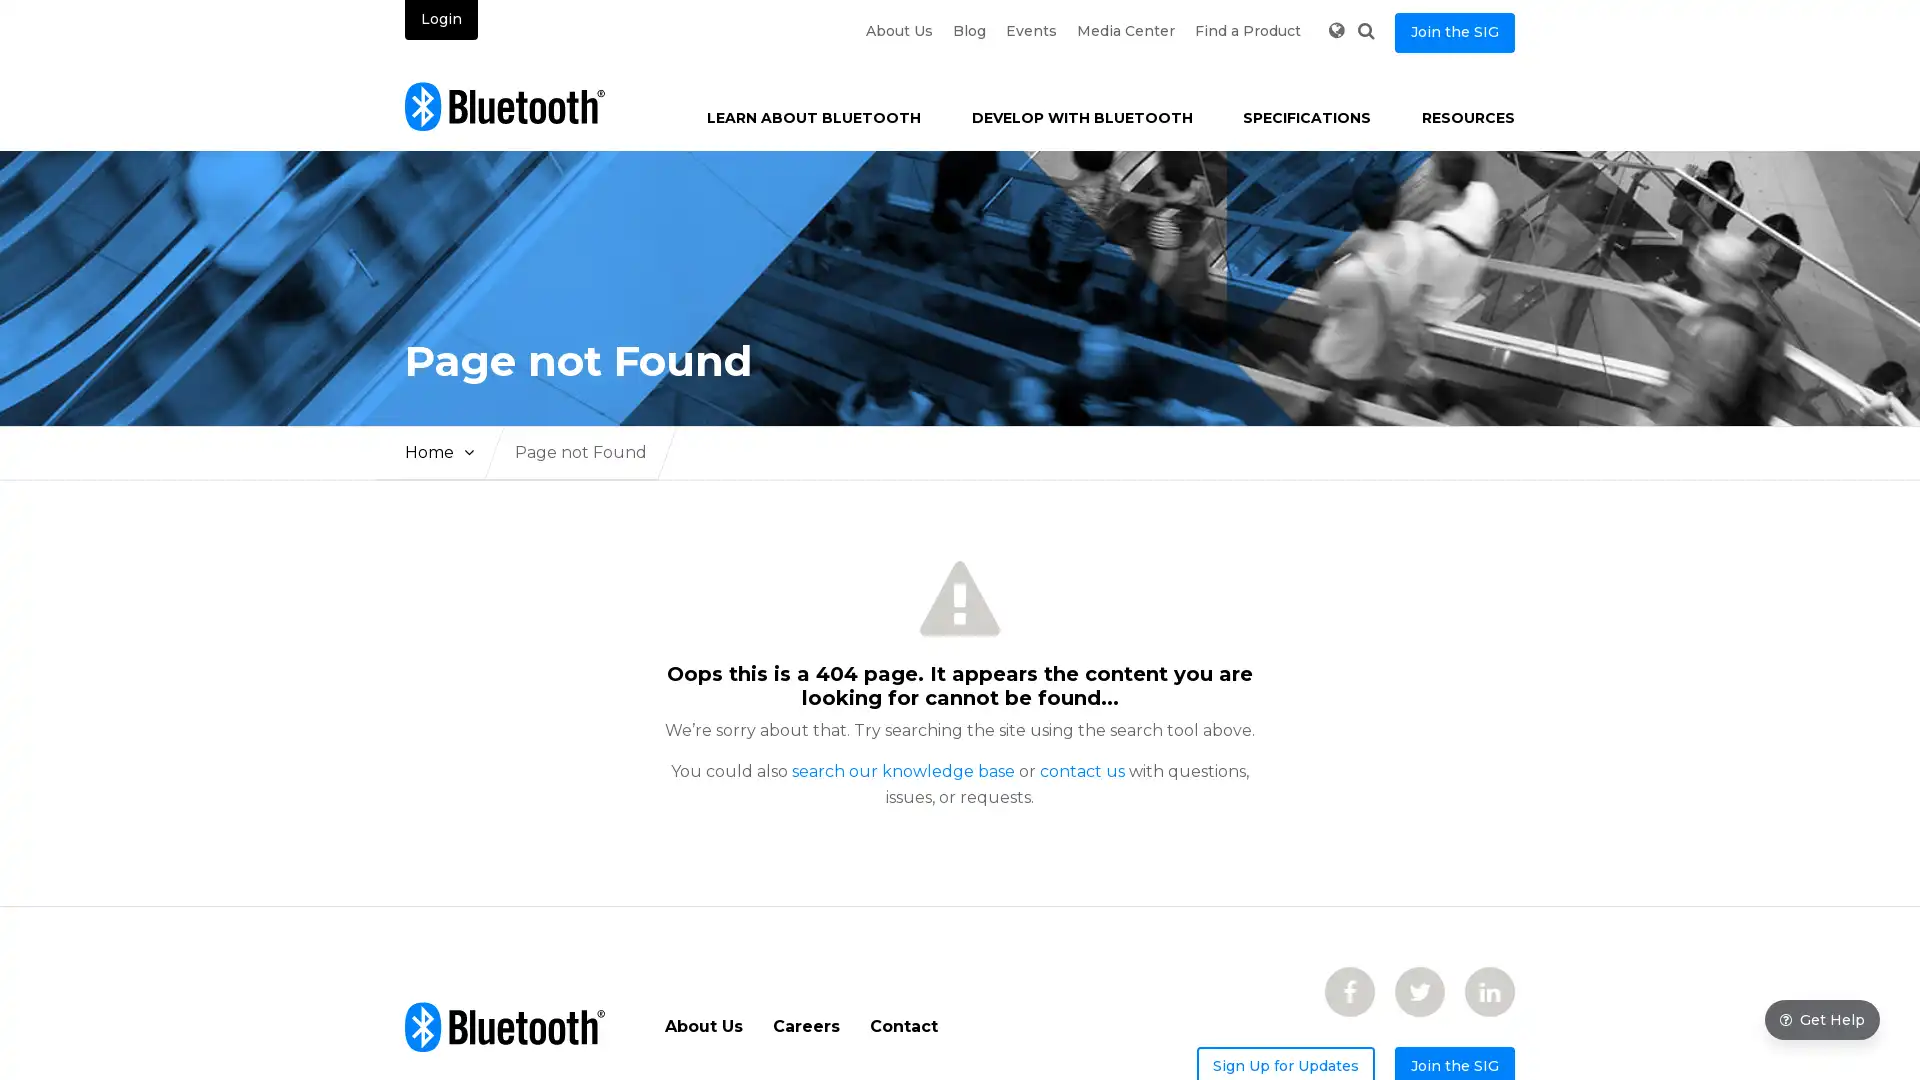 This screenshot has width=1920, height=1080. What do you see at coordinates (1365, 30) in the screenshot?
I see `Search` at bounding box center [1365, 30].